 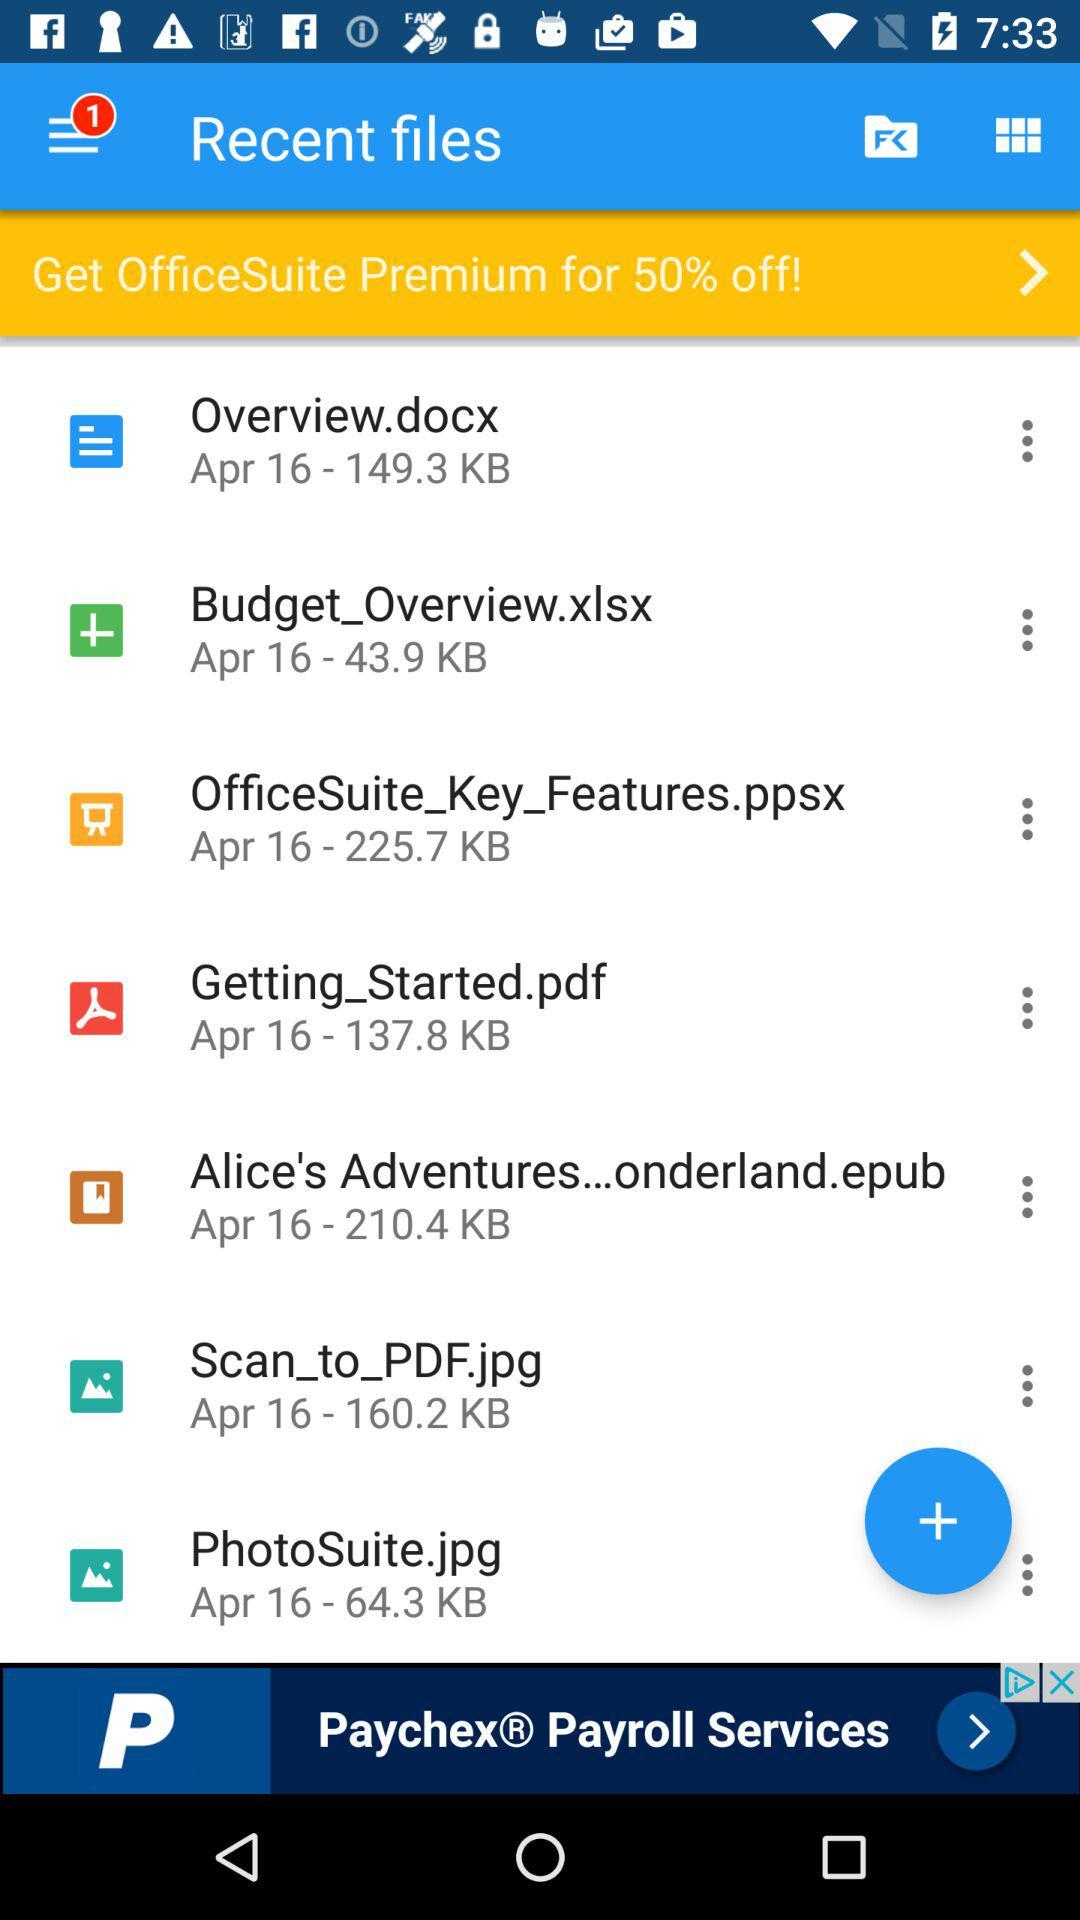 What do you see at coordinates (938, 1520) in the screenshot?
I see `the add icon` at bounding box center [938, 1520].